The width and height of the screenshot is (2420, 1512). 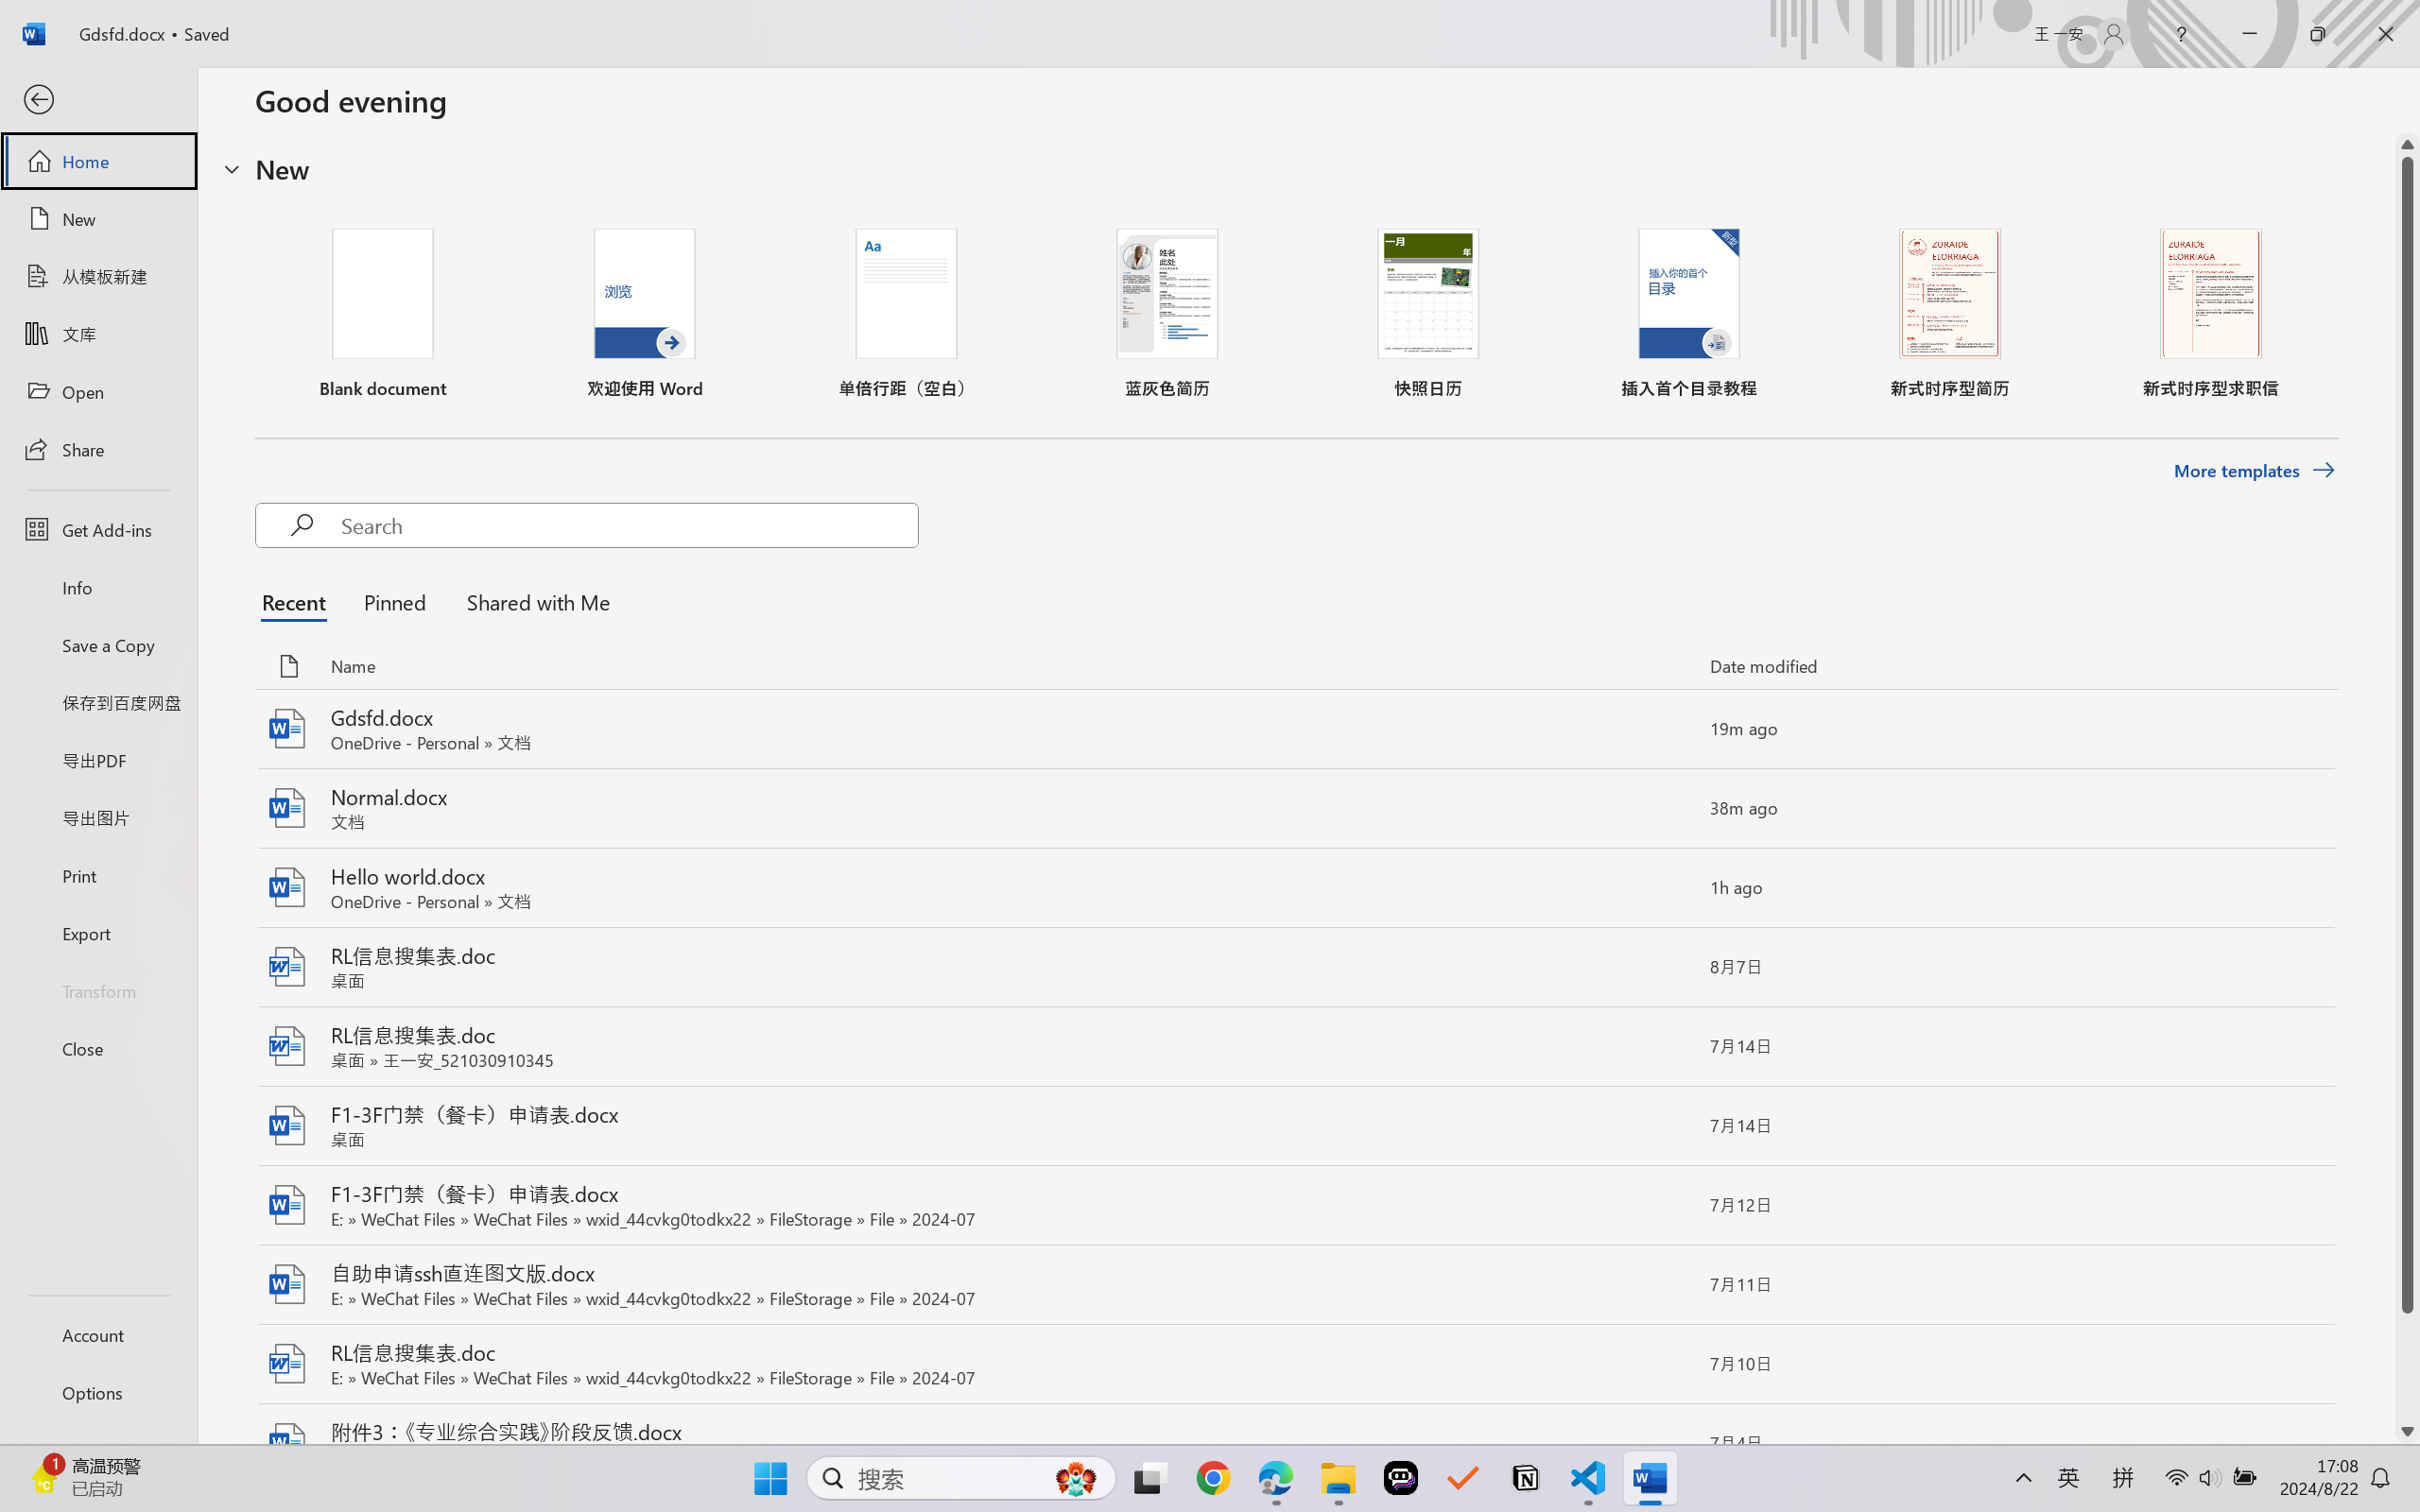 What do you see at coordinates (628, 524) in the screenshot?
I see `'Search'` at bounding box center [628, 524].